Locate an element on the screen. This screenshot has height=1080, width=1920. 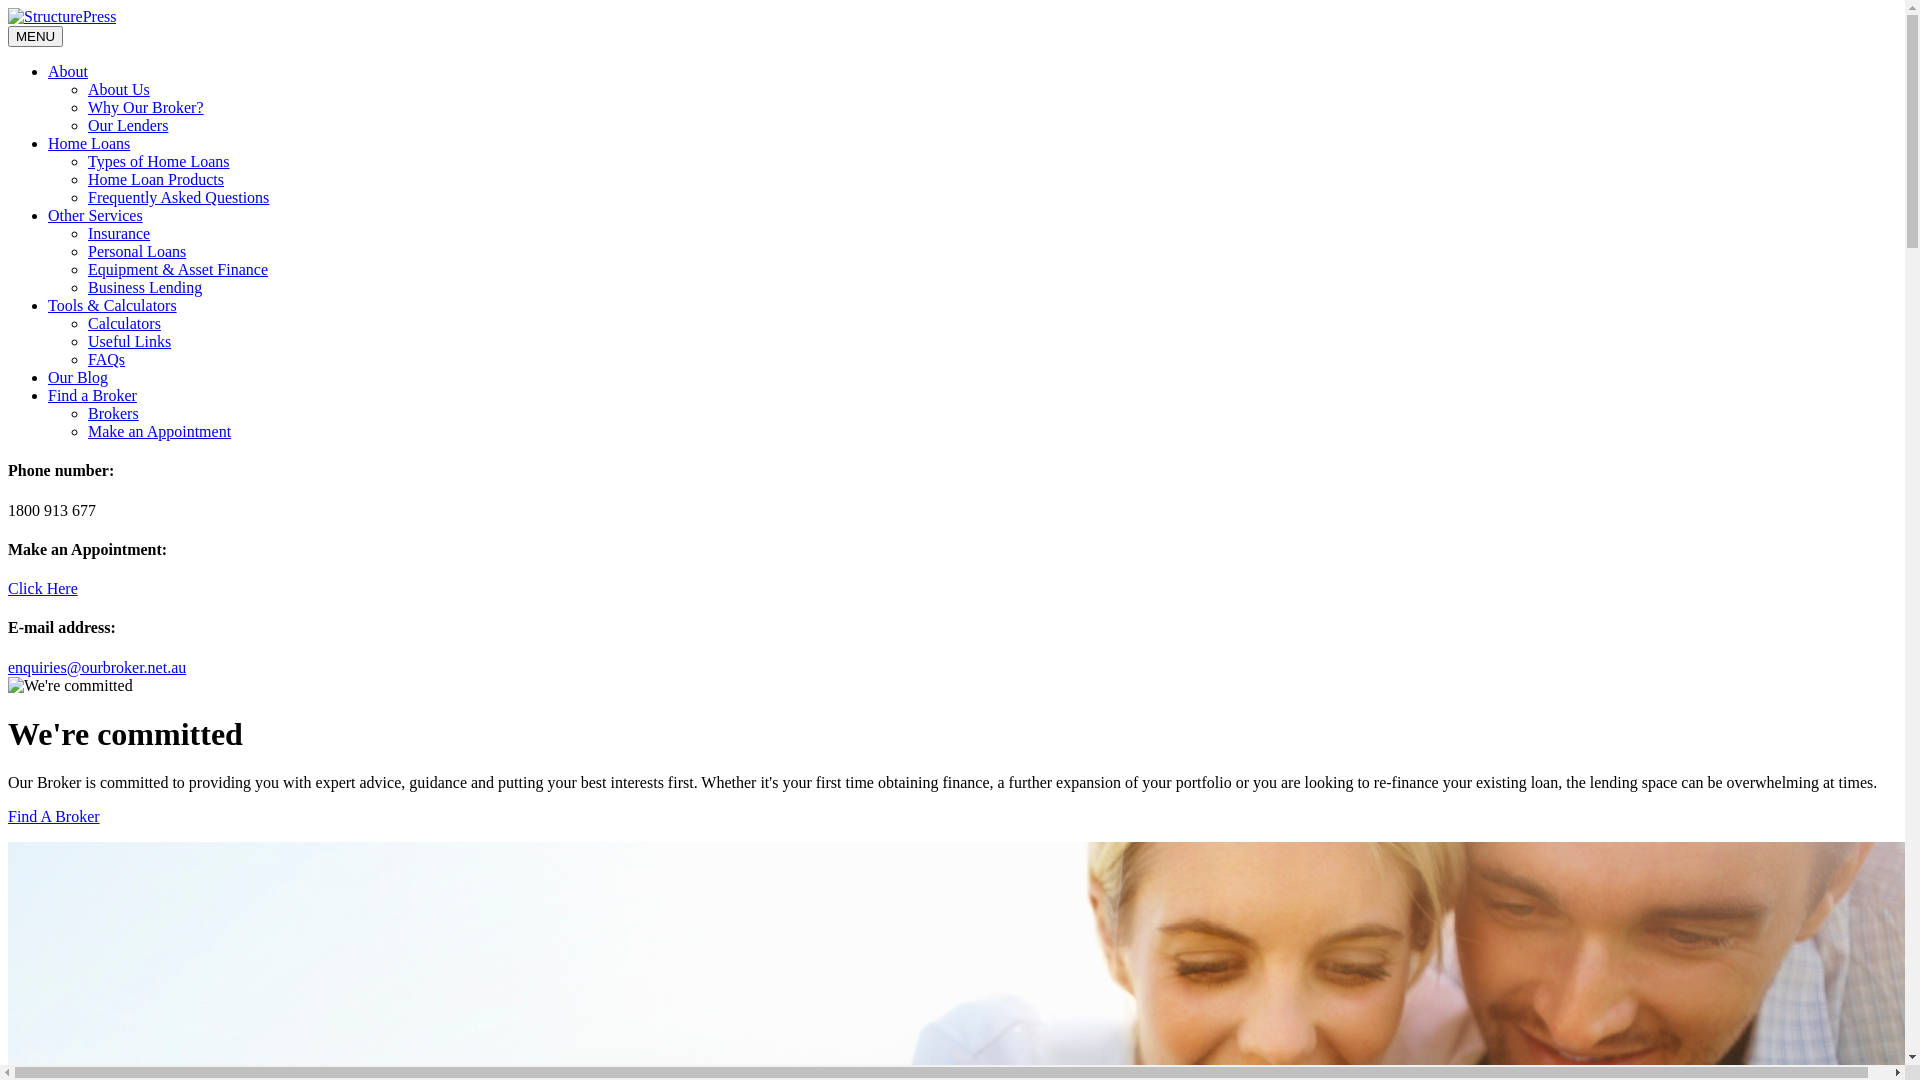
'Make an Appointment' is located at coordinates (158, 430).